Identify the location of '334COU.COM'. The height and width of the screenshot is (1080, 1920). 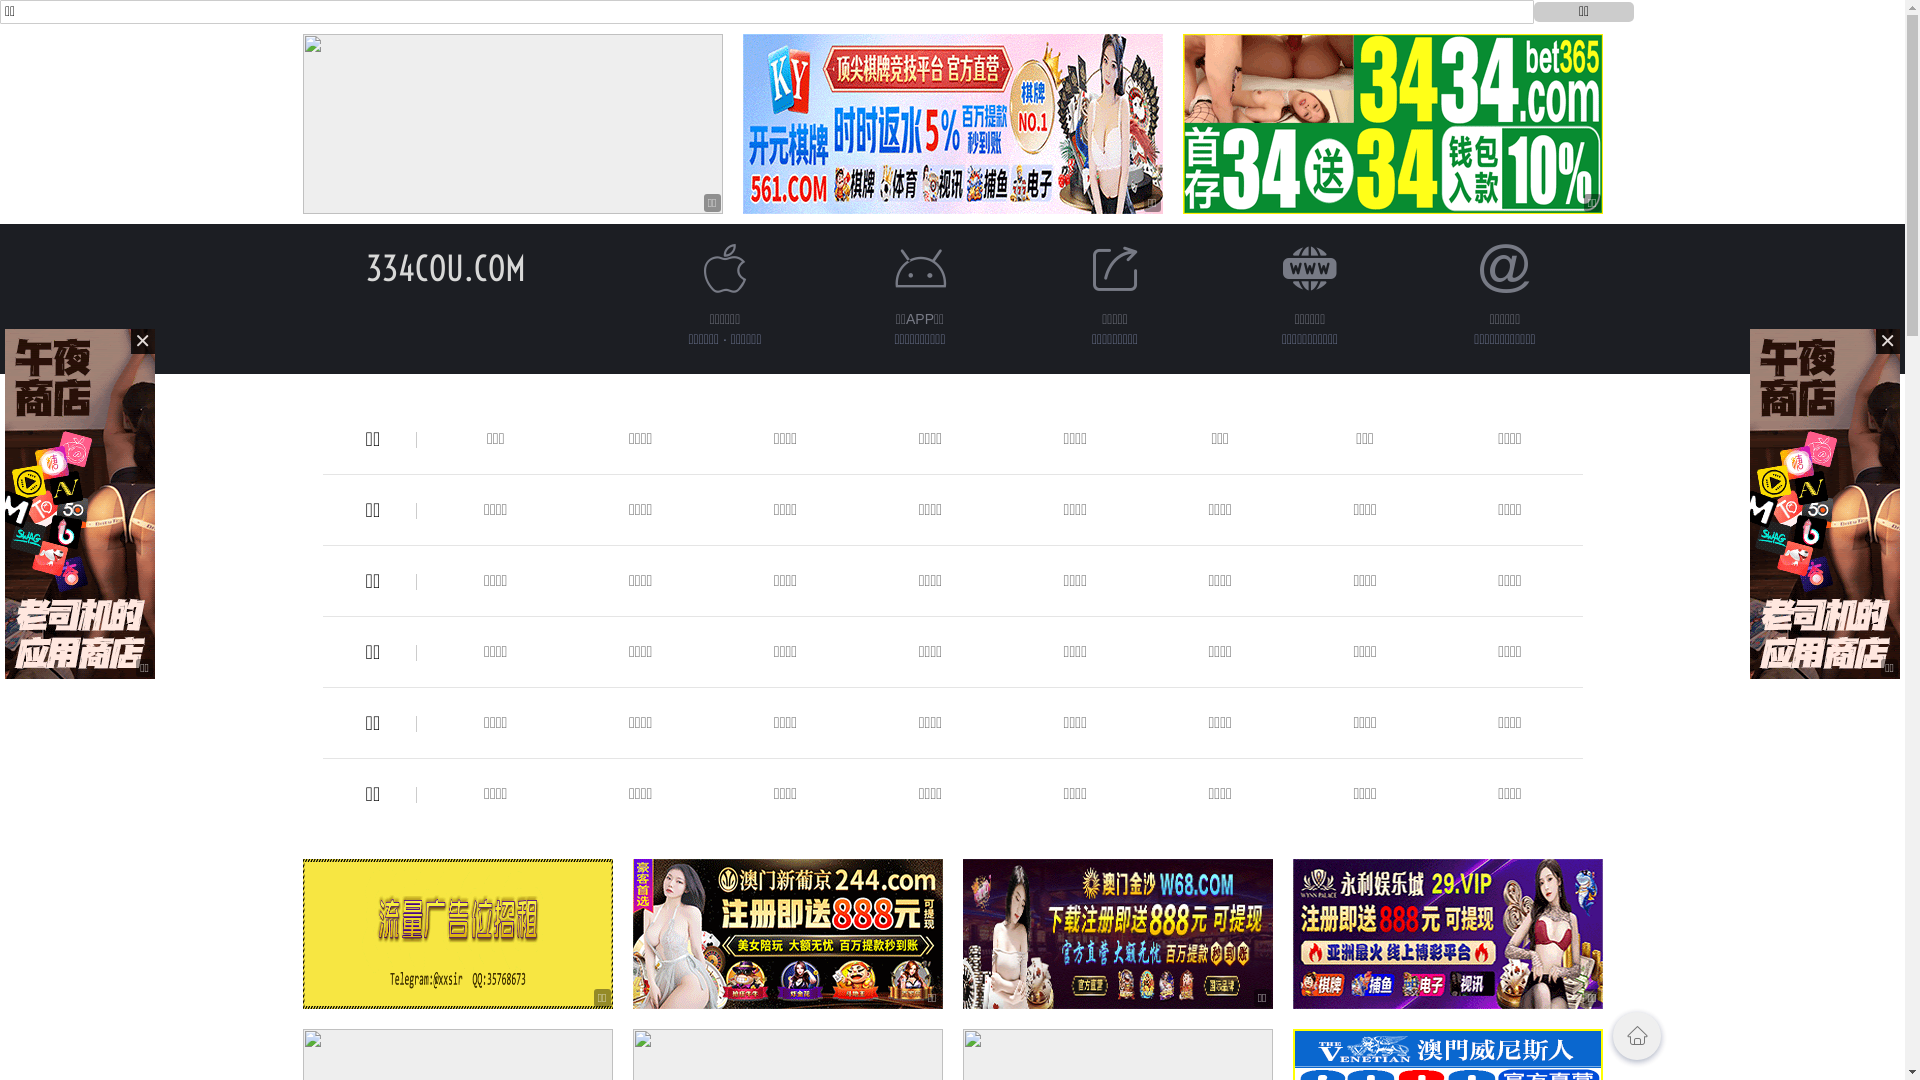
(445, 267).